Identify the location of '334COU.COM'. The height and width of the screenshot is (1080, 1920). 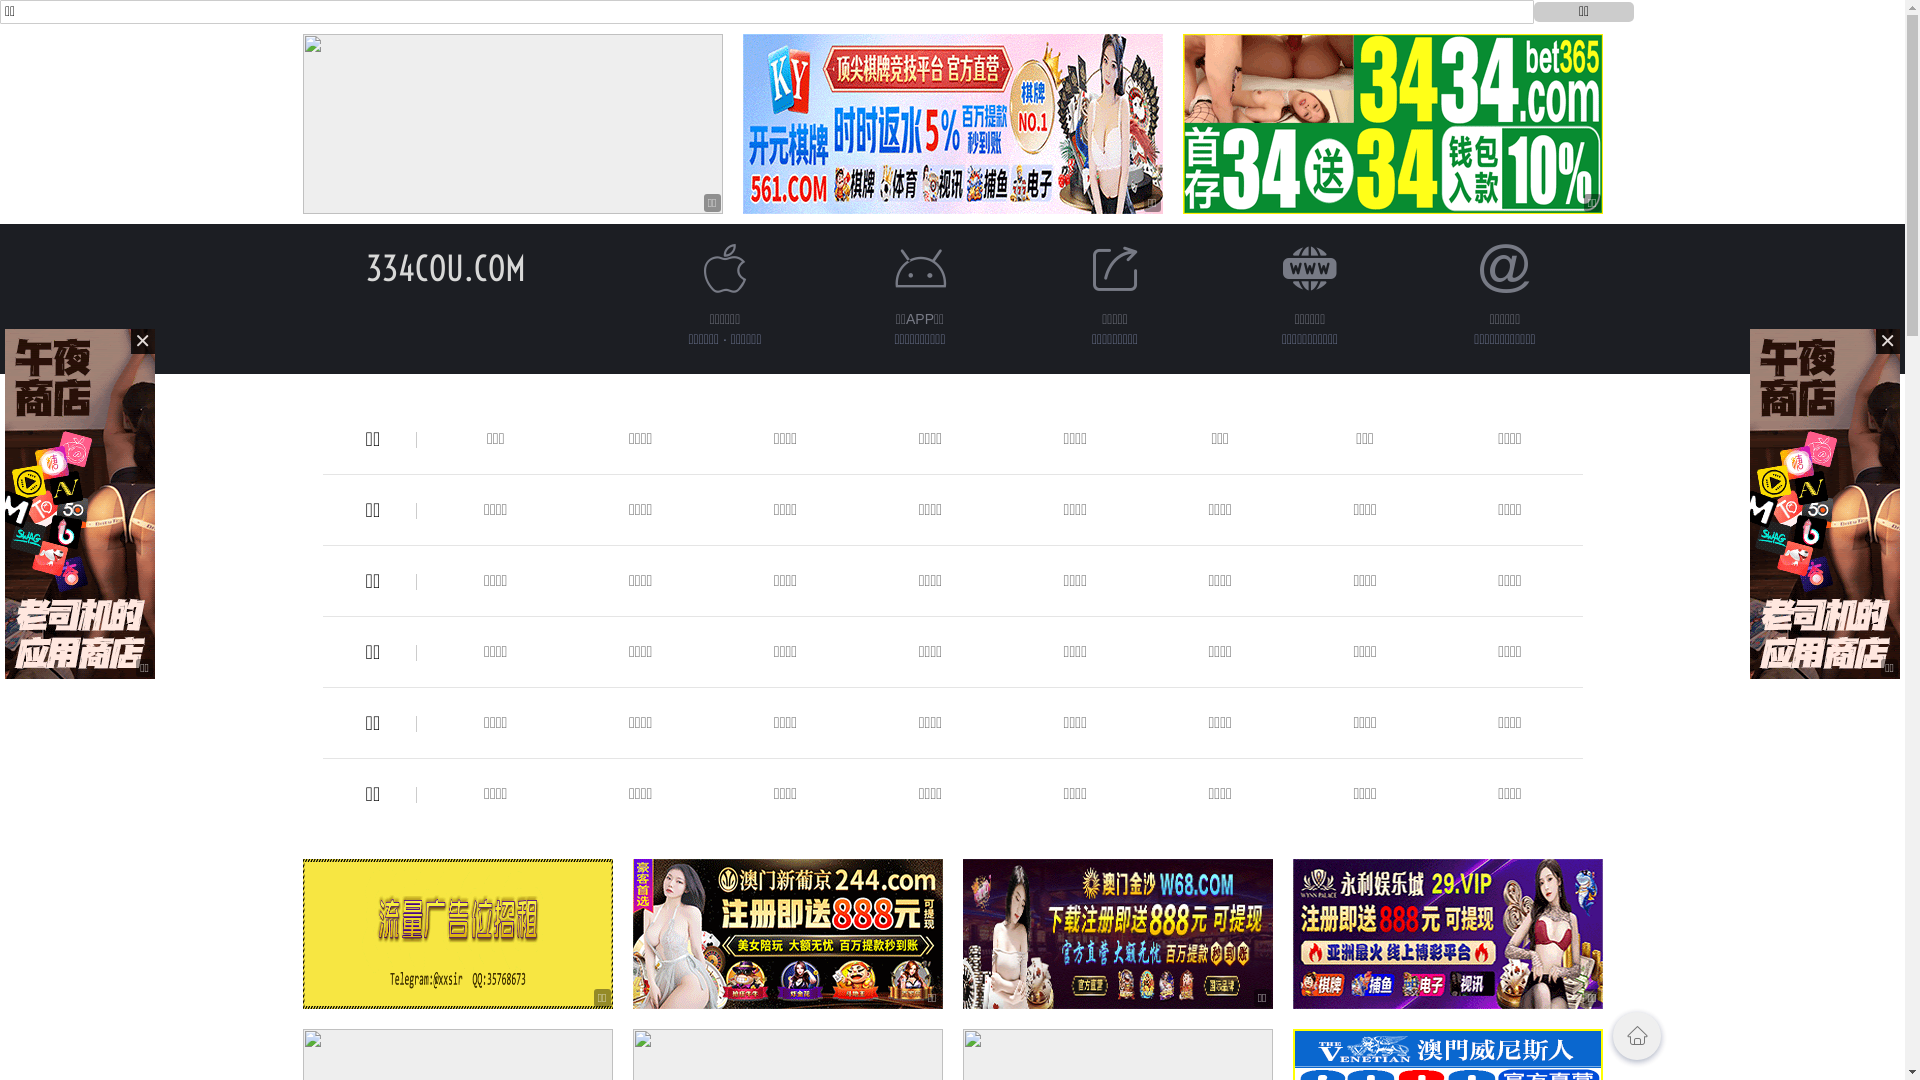
(445, 267).